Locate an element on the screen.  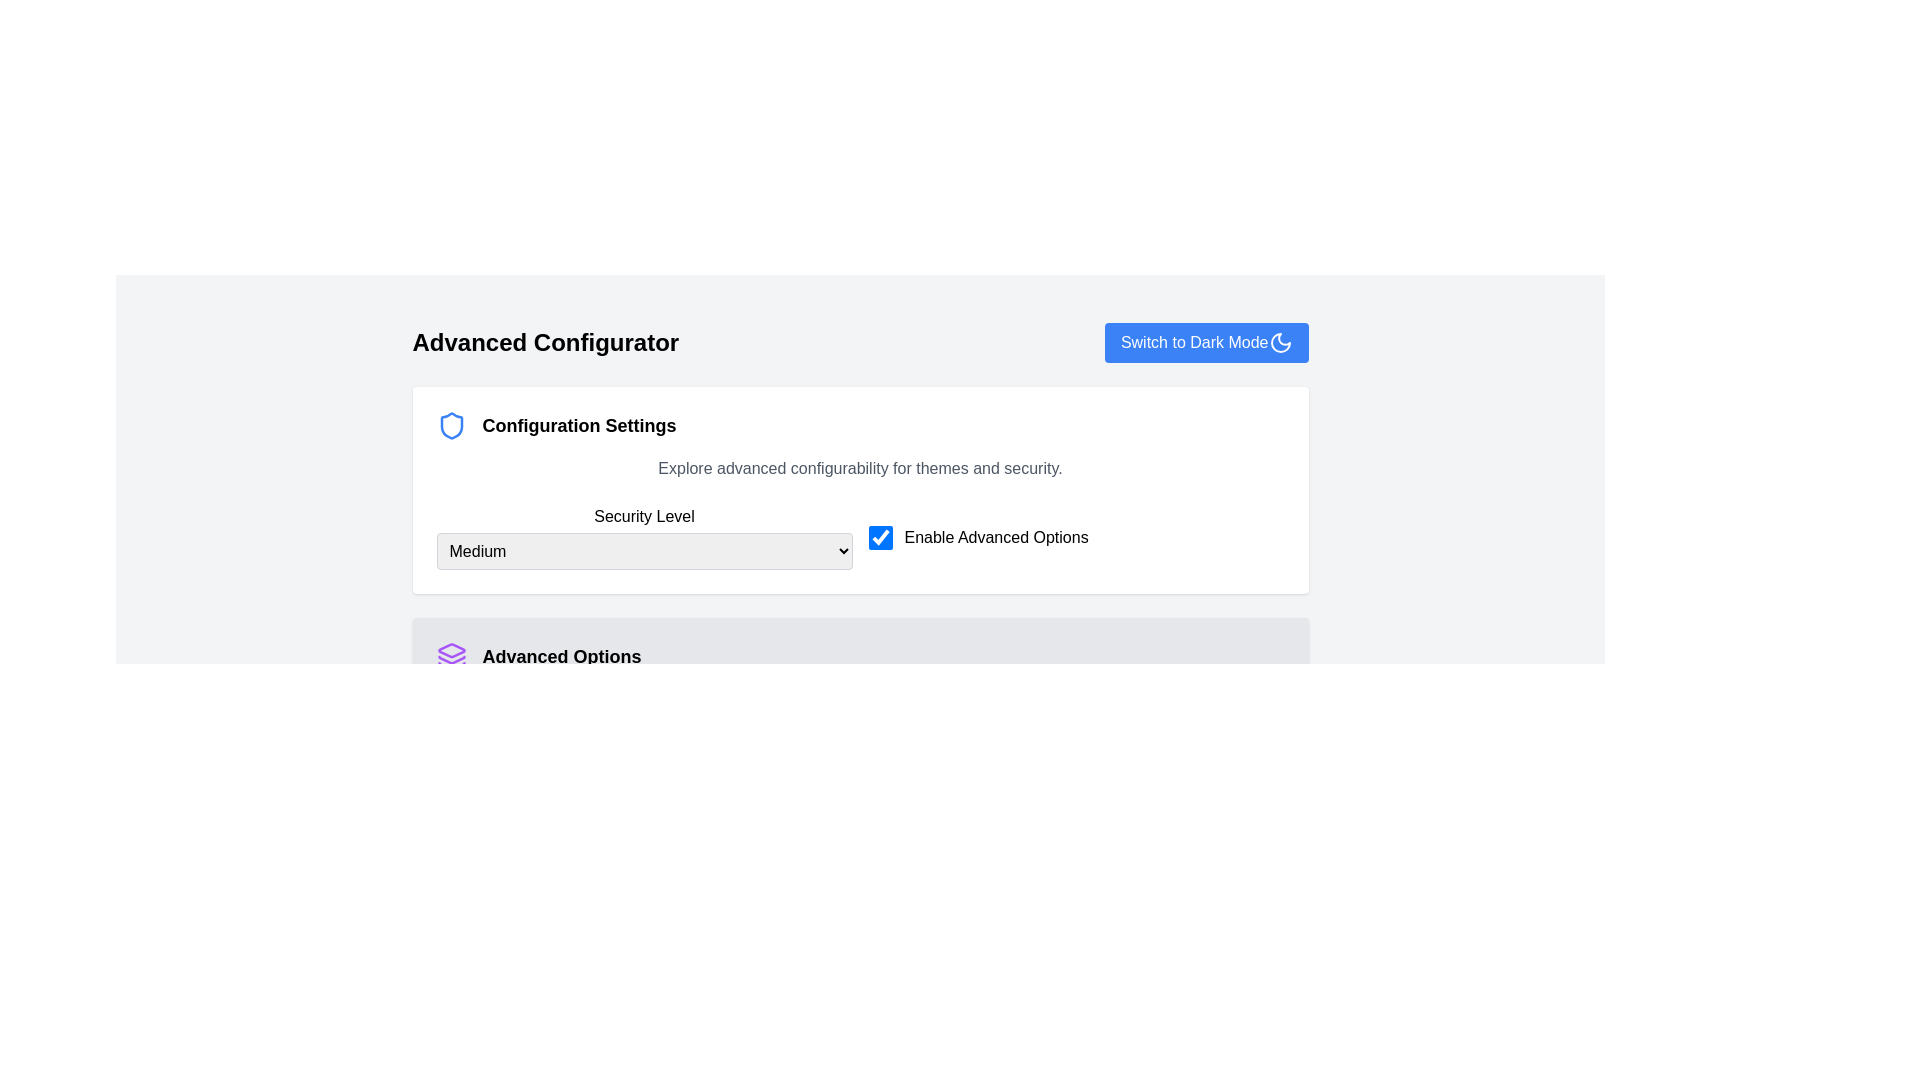
the Dropdown menu for selecting a security level within the 'Configuration Settings' panel is located at coordinates (644, 536).